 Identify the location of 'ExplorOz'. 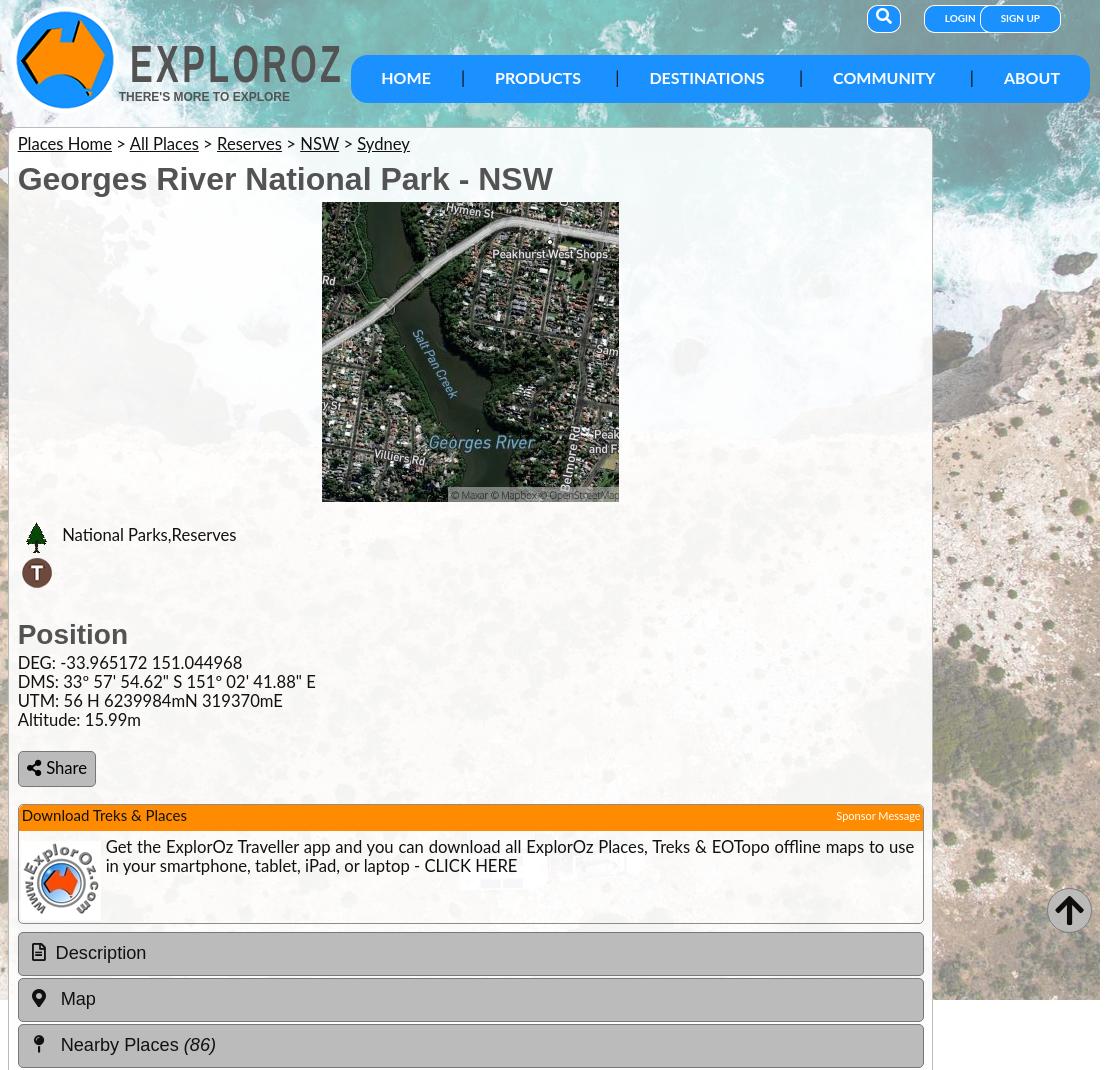
(129, 62).